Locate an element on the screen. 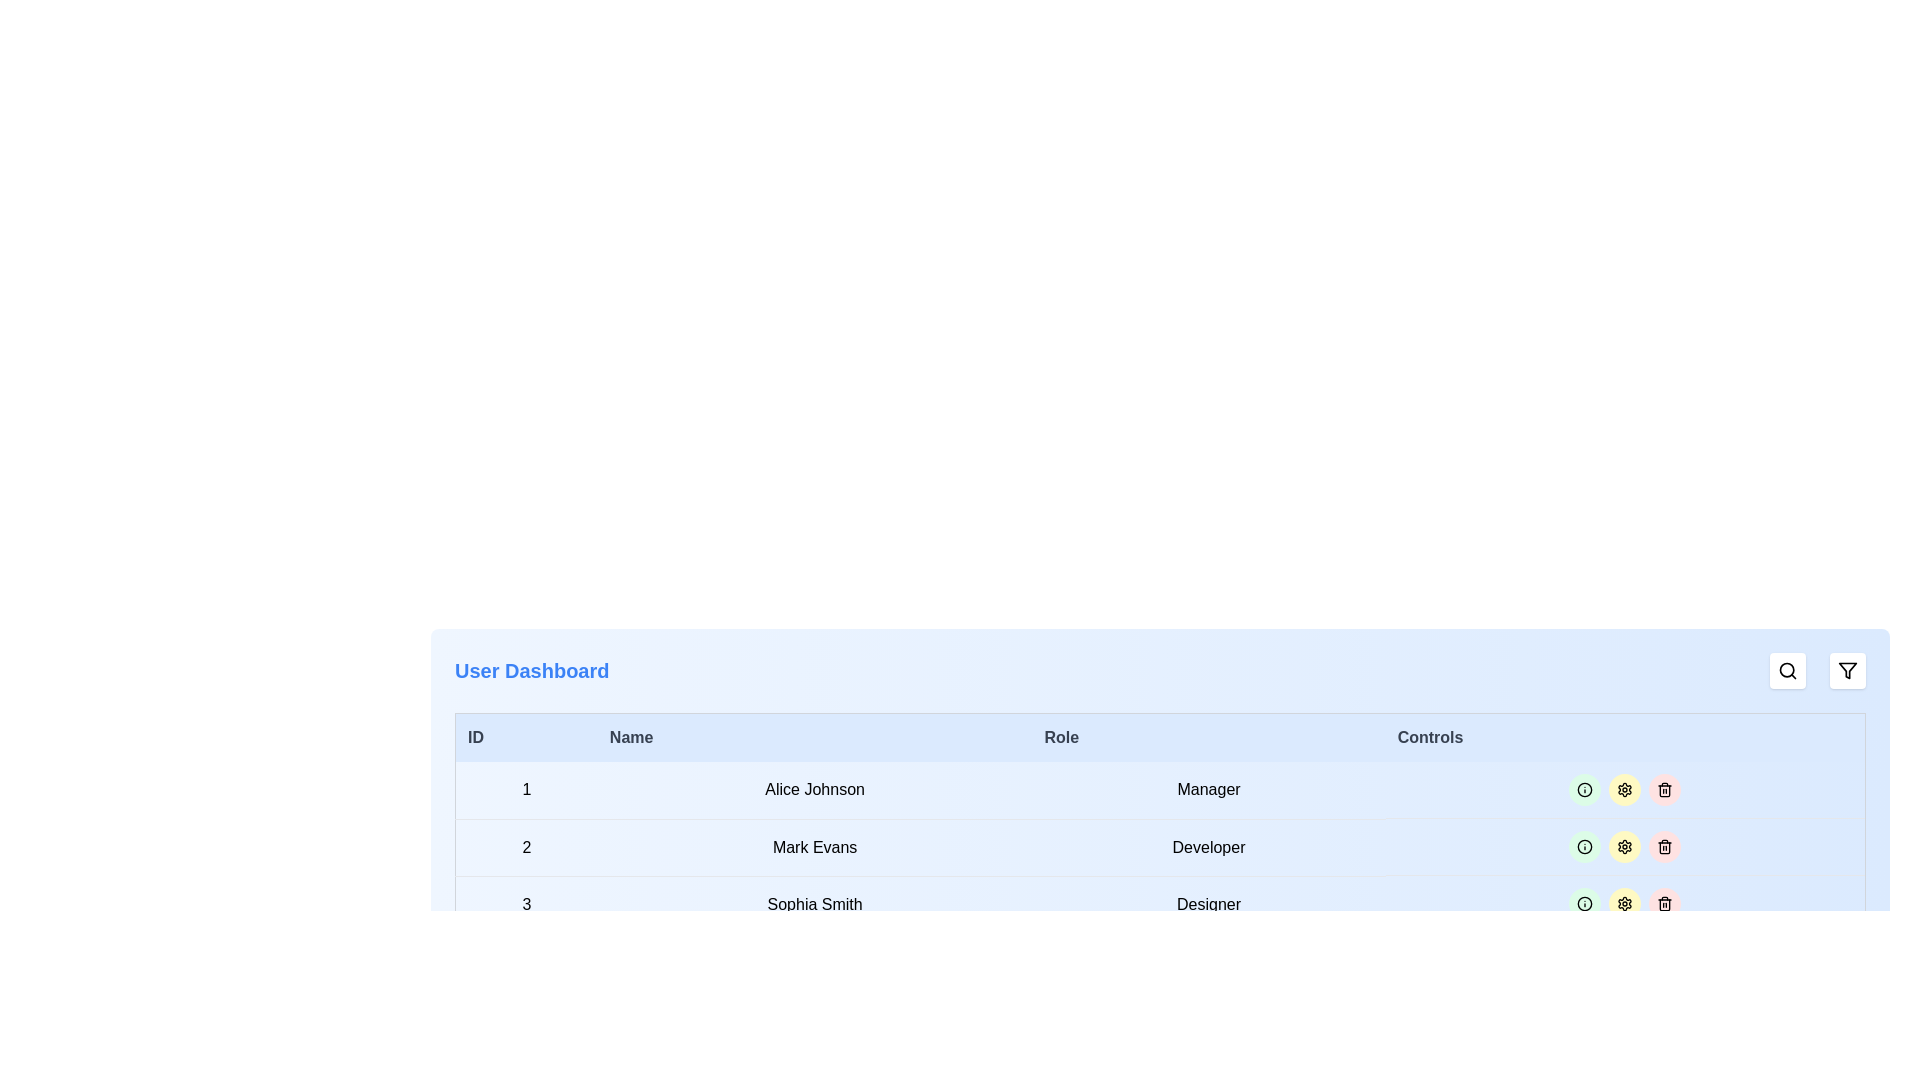 The image size is (1920, 1080). the delete Icon Button located in the third row under the 'Controls' header, which is the rightmost icon among three control icons is located at coordinates (1665, 903).